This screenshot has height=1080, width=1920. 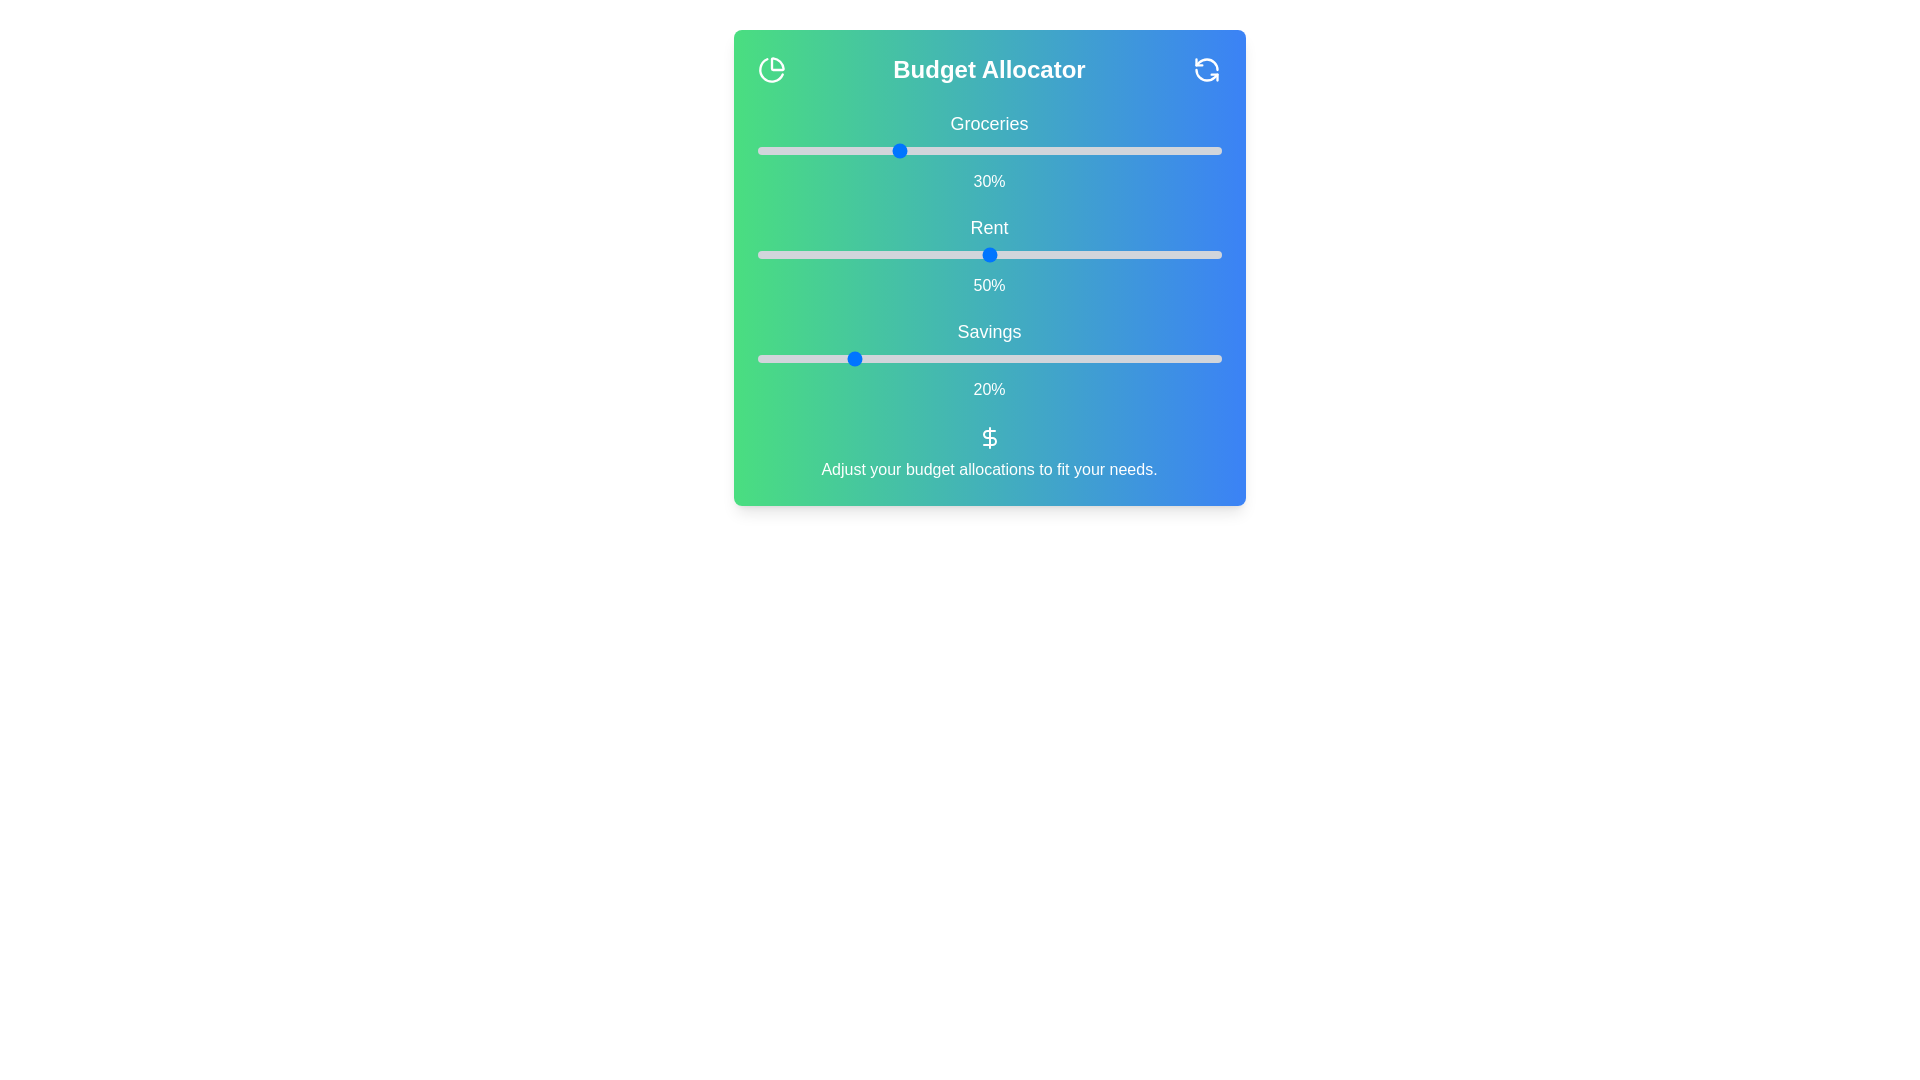 I want to click on the header icon Refresh, so click(x=1206, y=68).